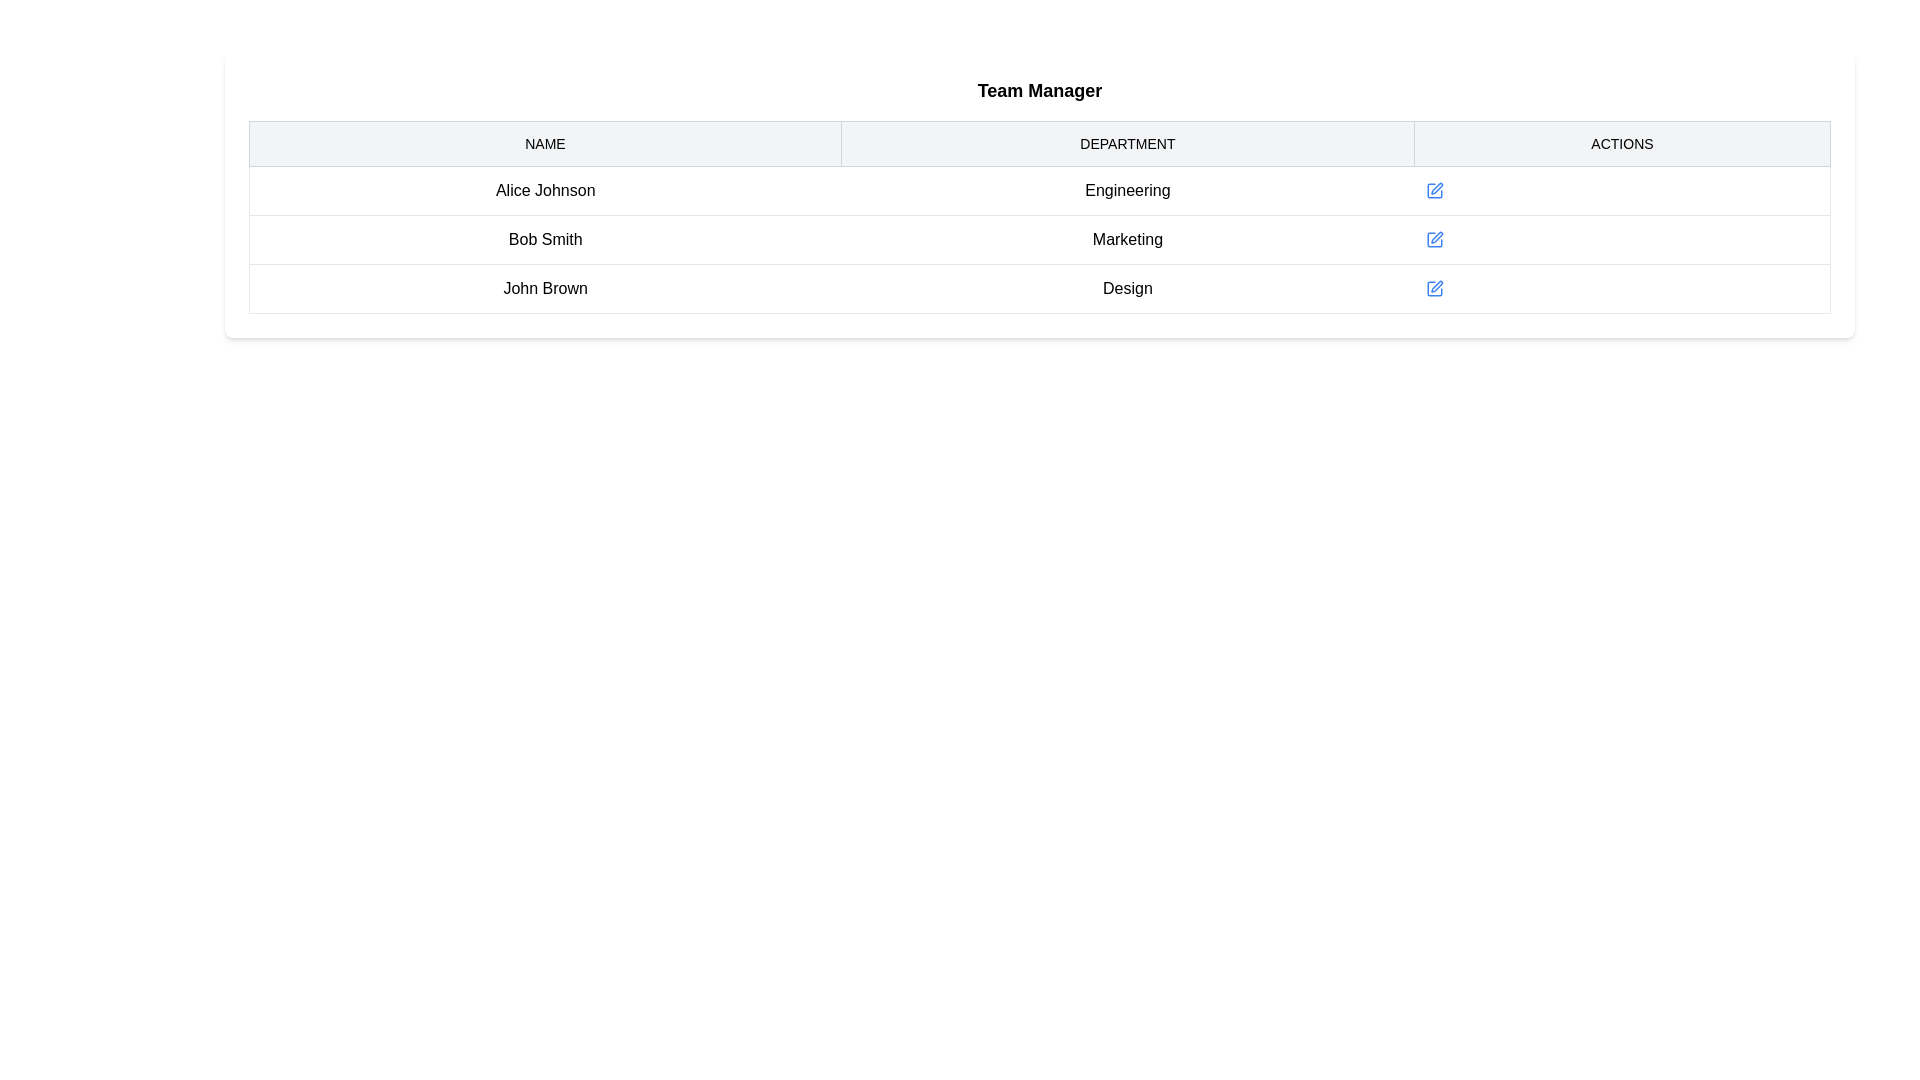  I want to click on the Table Header Cell that serves as the header for the 'Name' column, located at the top-left part of the table, so click(545, 142).